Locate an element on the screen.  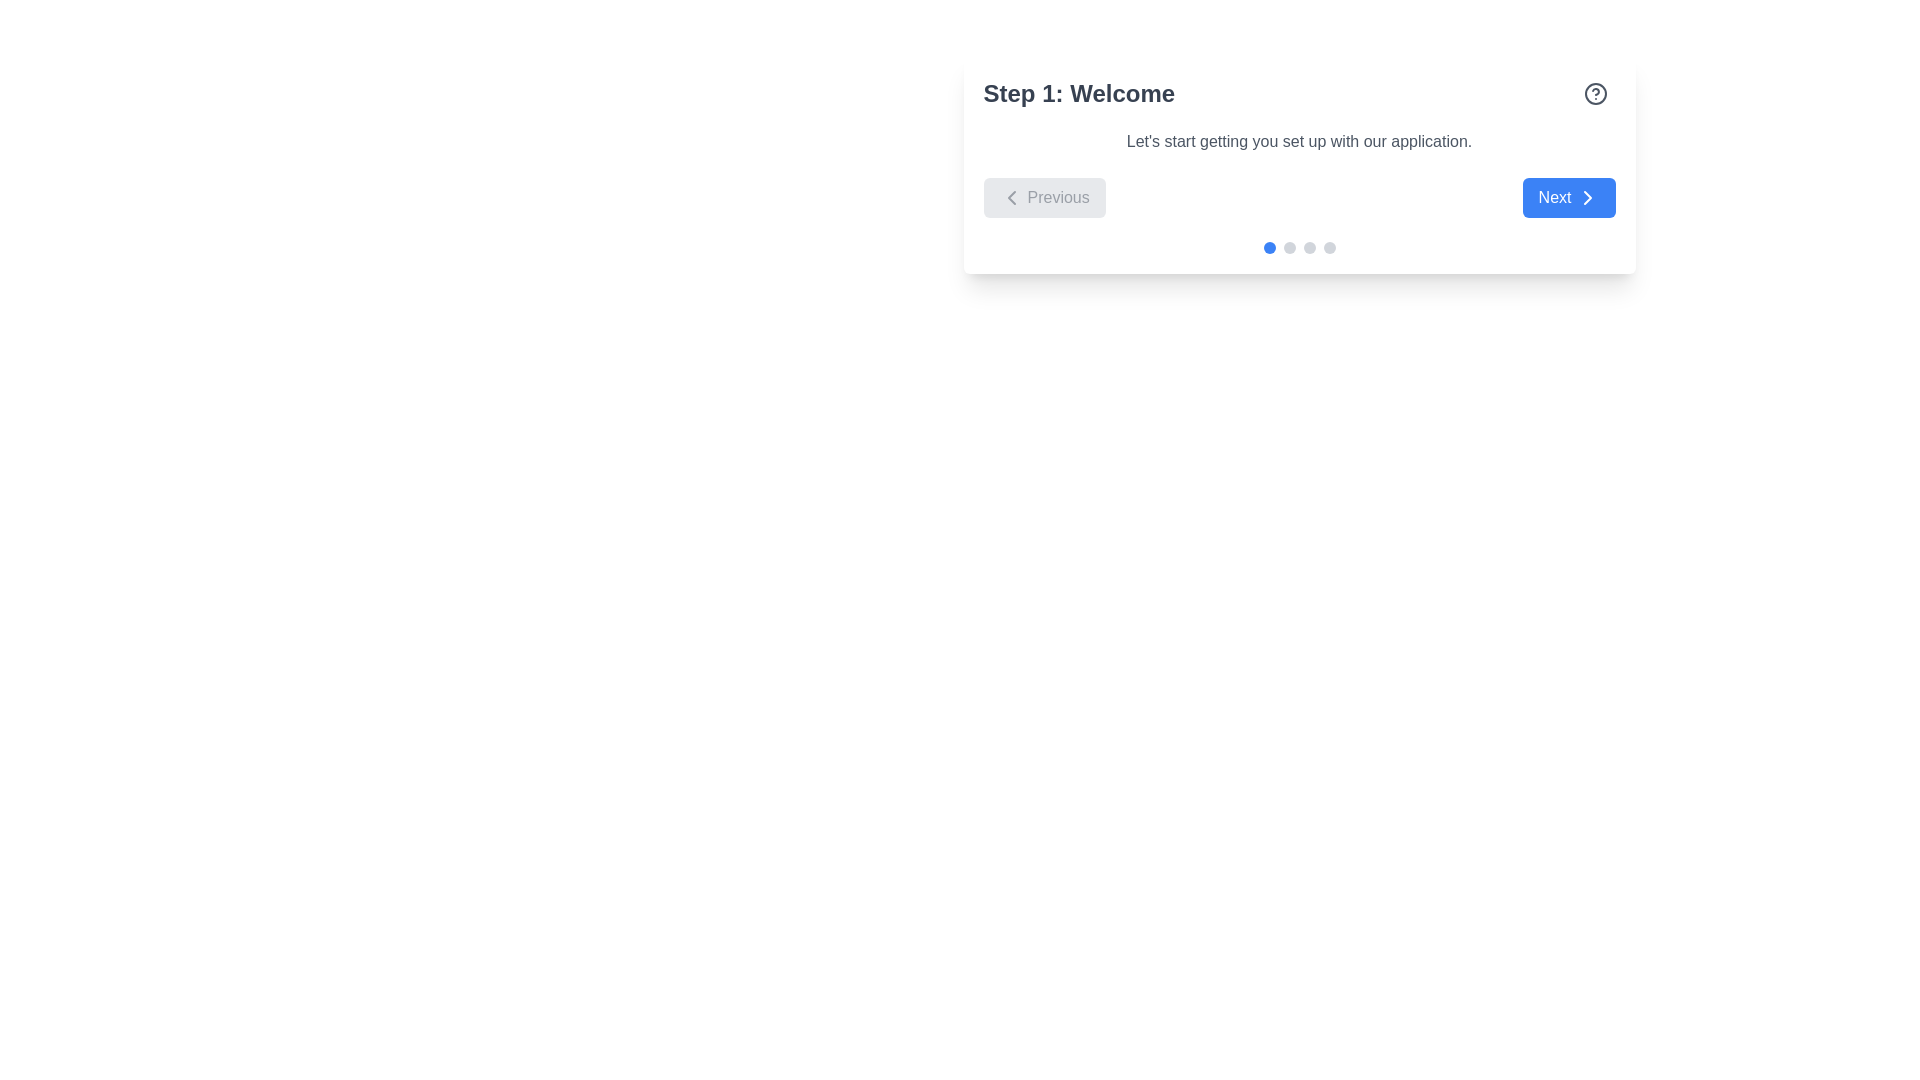
the progress indicator consisting of four circular indicators, where the first circle is blue indicating the active state, to determine the current step in the welcome process is located at coordinates (1299, 246).